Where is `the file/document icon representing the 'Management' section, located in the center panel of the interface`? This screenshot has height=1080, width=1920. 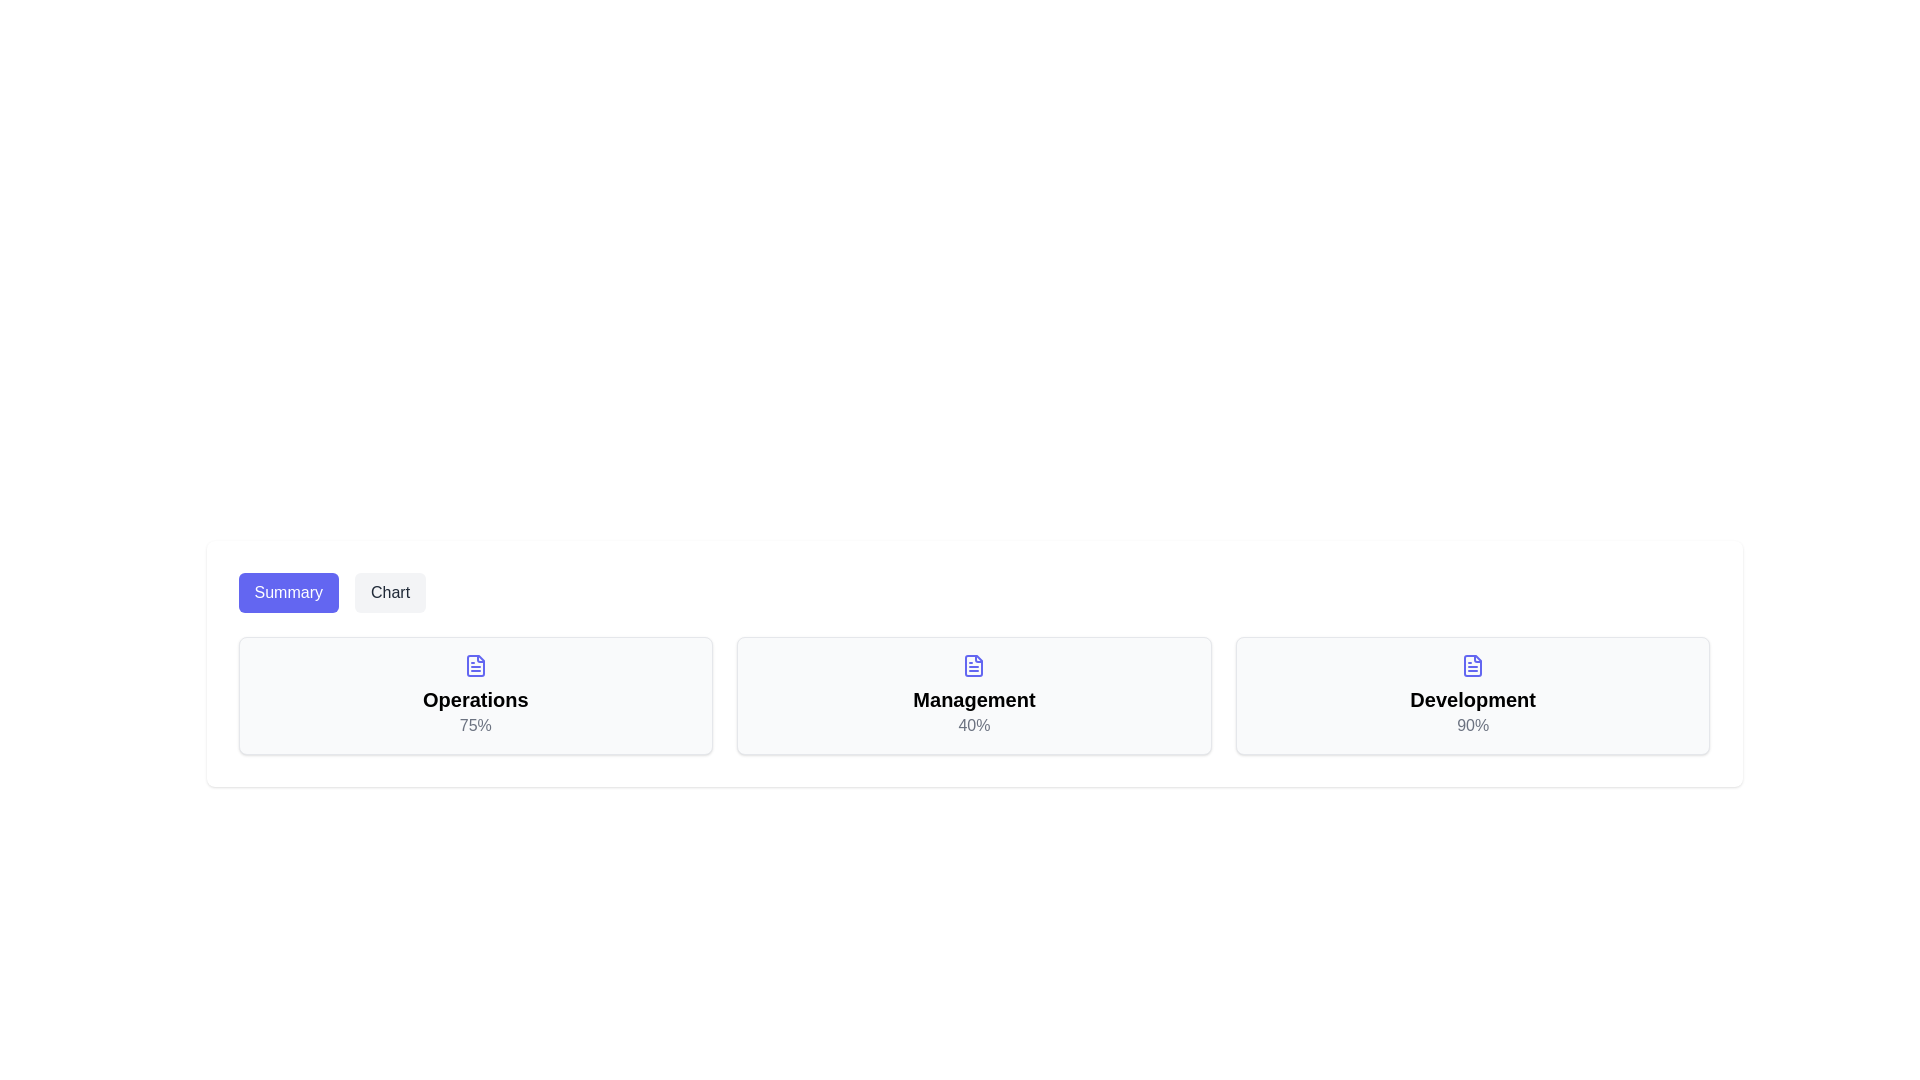 the file/document icon representing the 'Management' section, located in the center panel of the interface is located at coordinates (974, 666).